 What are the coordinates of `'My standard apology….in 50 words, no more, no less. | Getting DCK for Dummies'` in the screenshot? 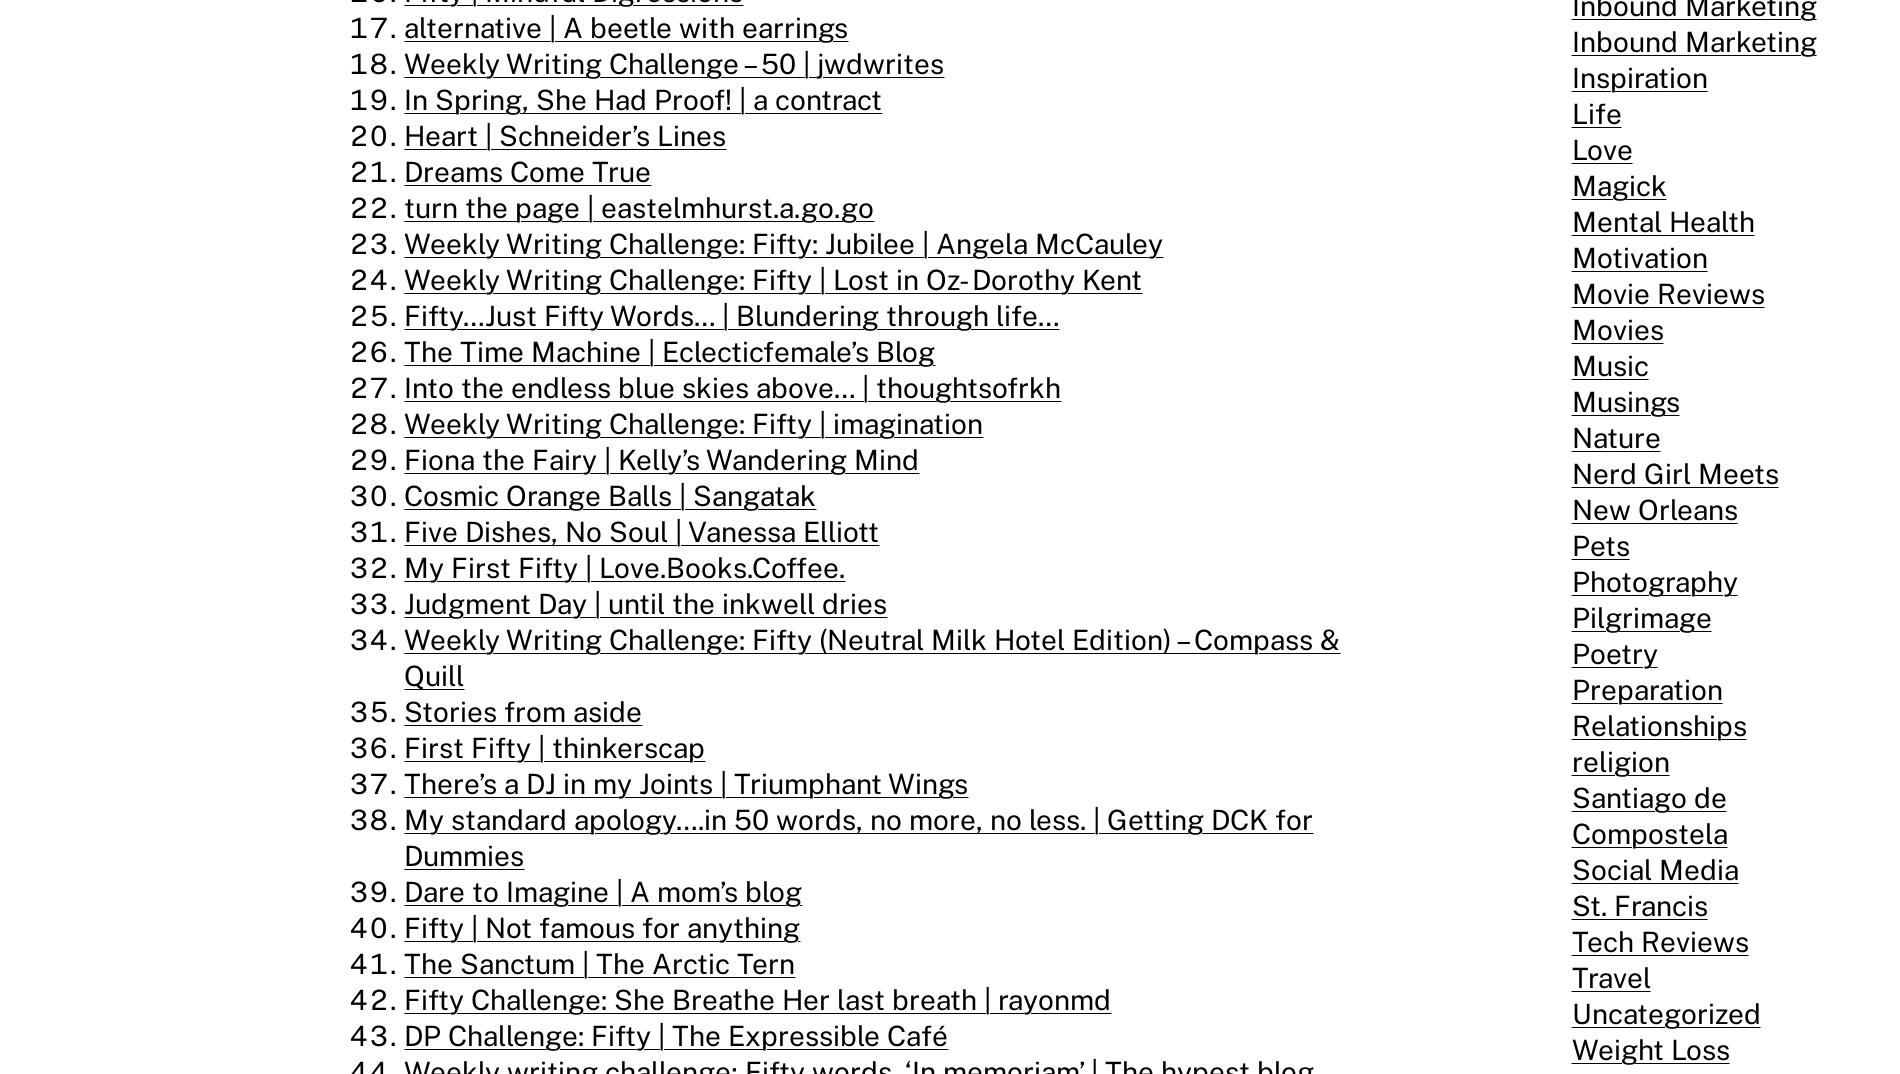 It's located at (402, 837).